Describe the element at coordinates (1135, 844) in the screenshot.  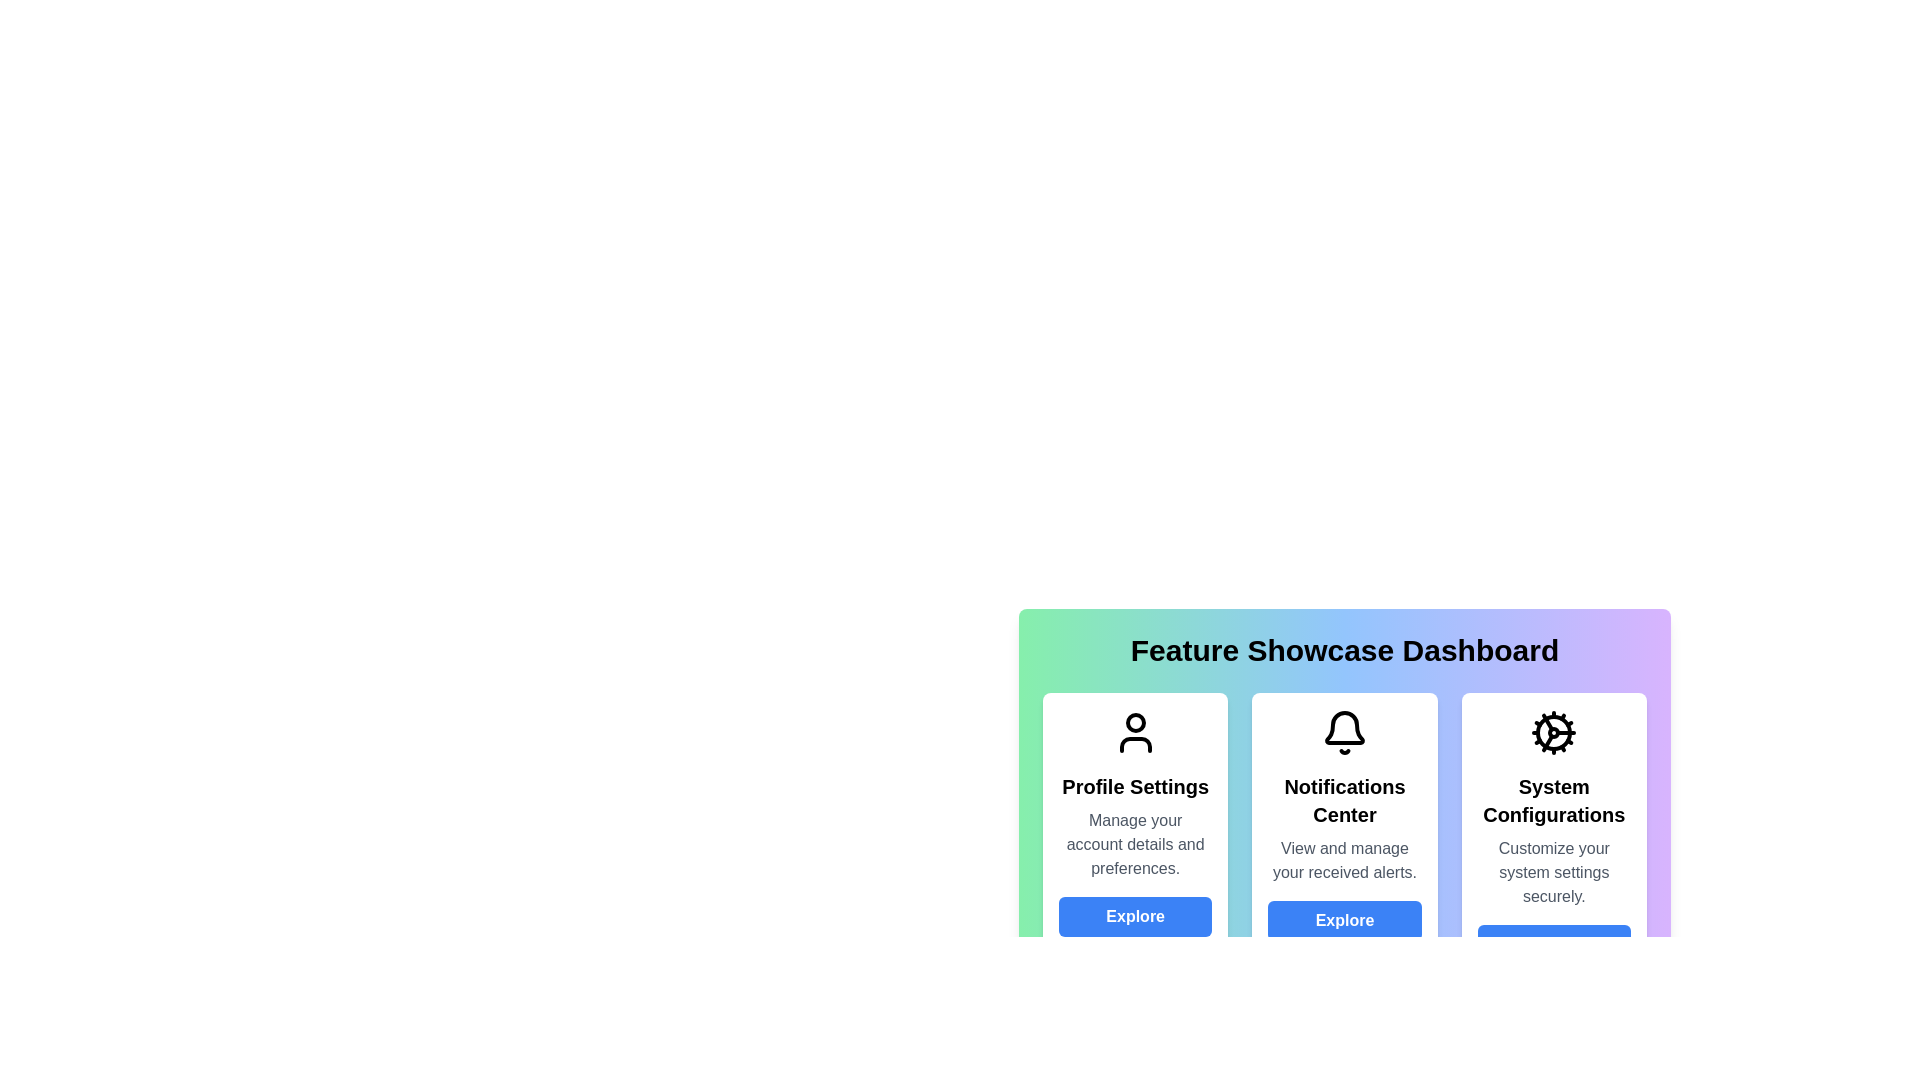
I see `the static text providing a brief description in the 'Profile Settings' section, located below the title 'Profile Settings' and above the 'Explore' button` at that location.